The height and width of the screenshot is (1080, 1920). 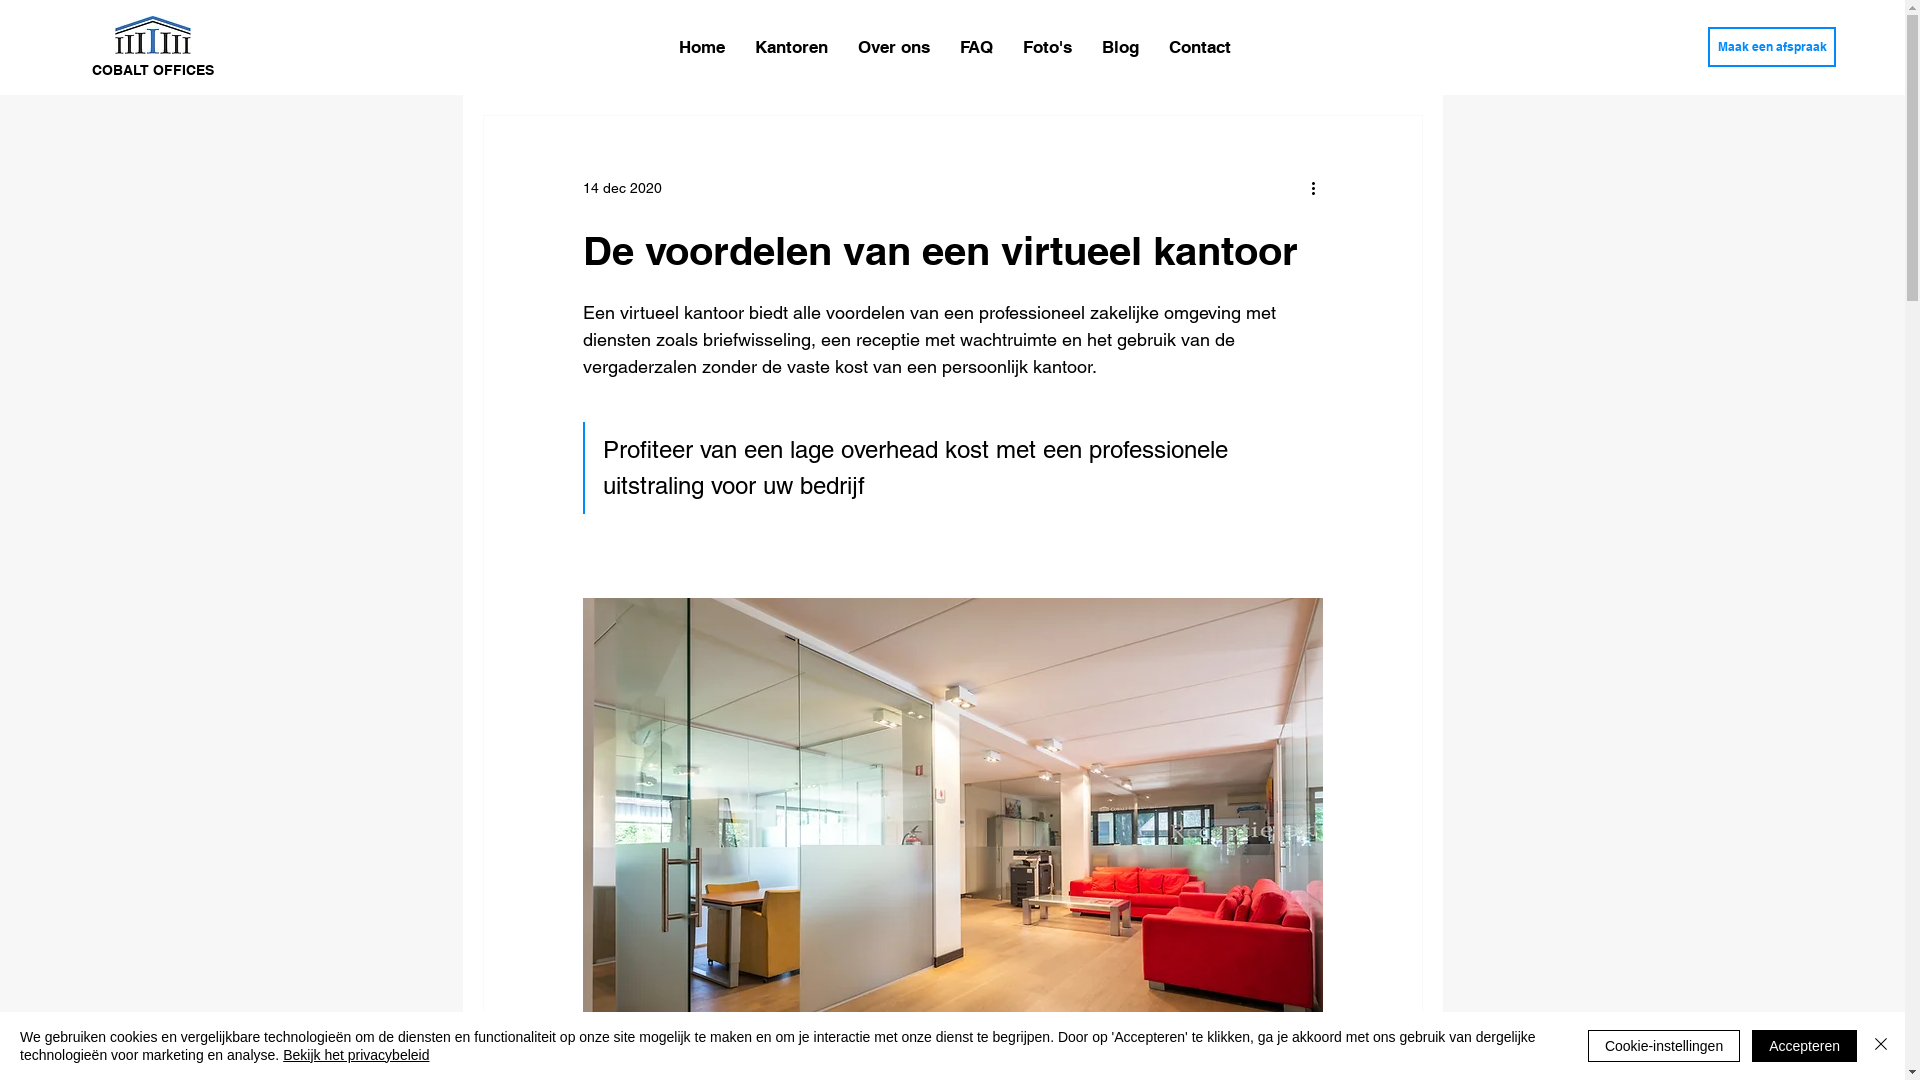 What do you see at coordinates (1046, 45) in the screenshot?
I see `'Foto's'` at bounding box center [1046, 45].